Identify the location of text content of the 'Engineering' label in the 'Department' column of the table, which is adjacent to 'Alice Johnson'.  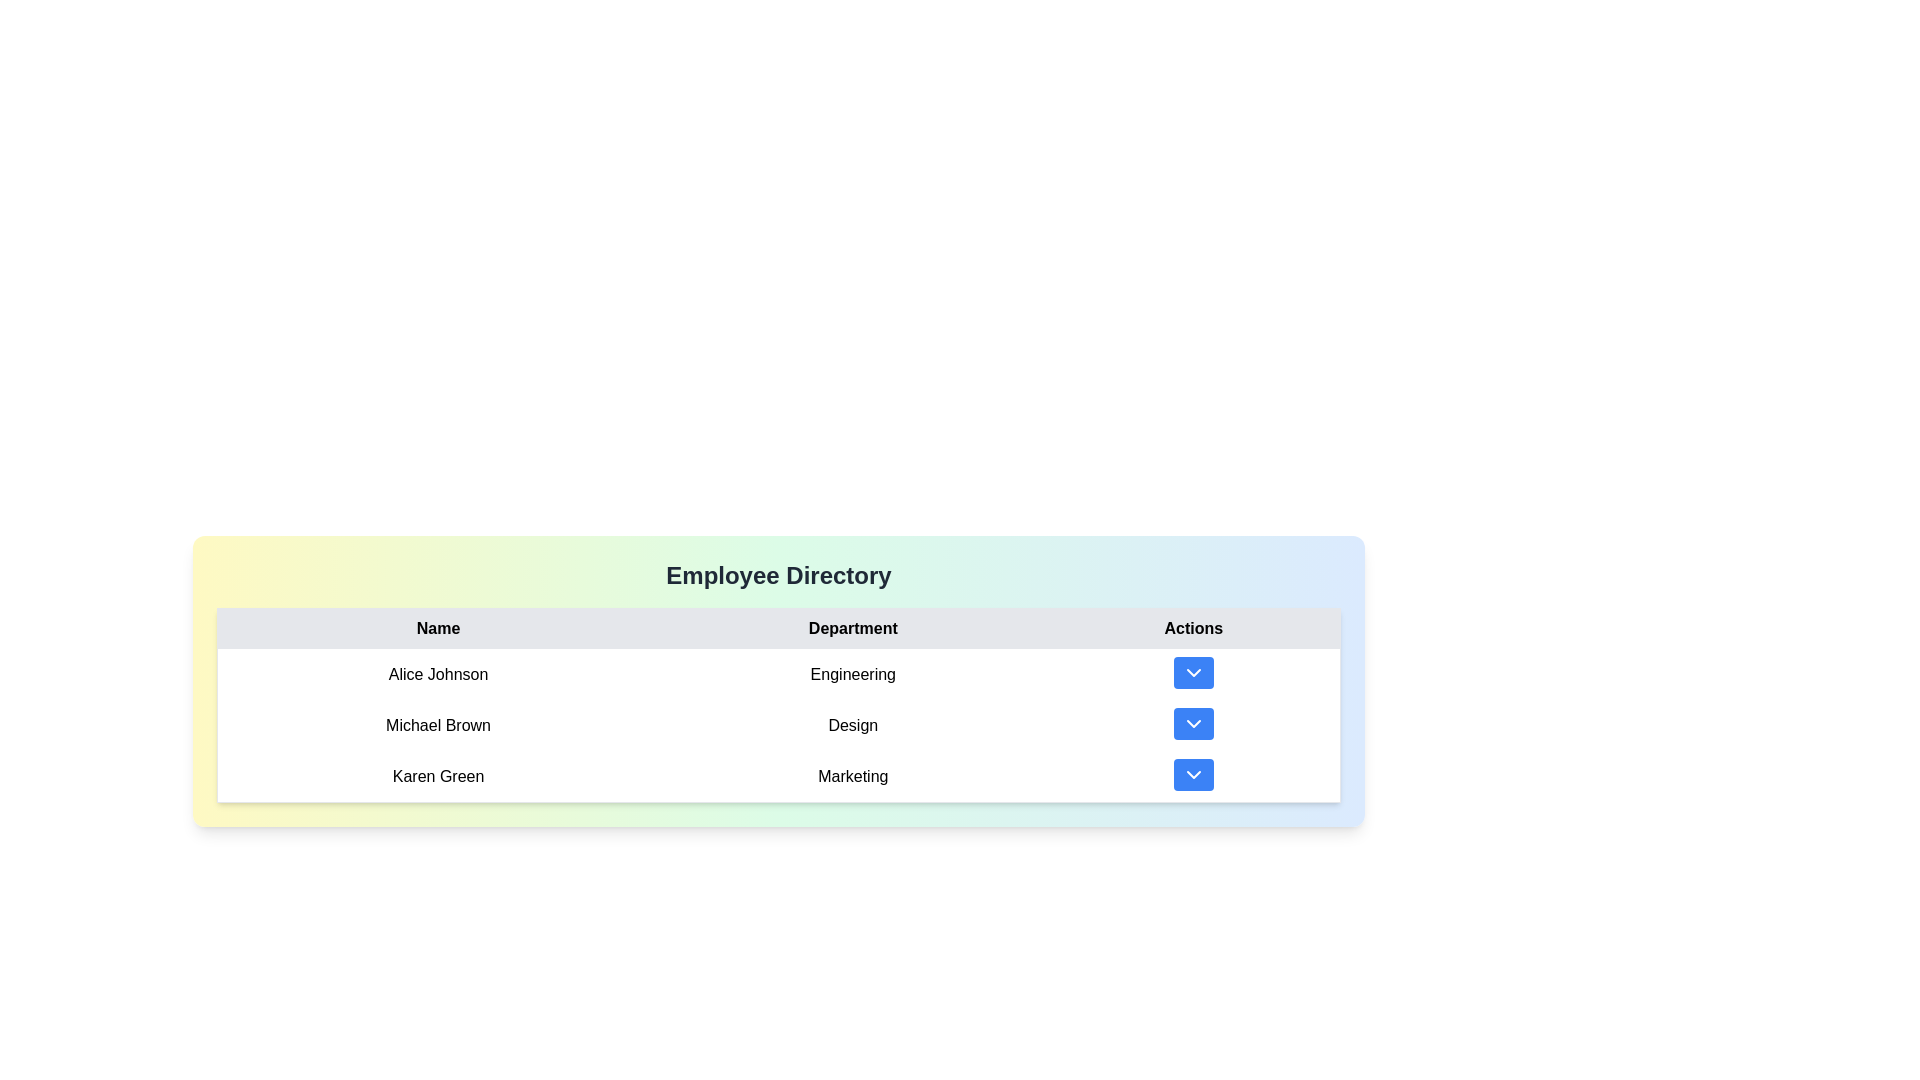
(853, 674).